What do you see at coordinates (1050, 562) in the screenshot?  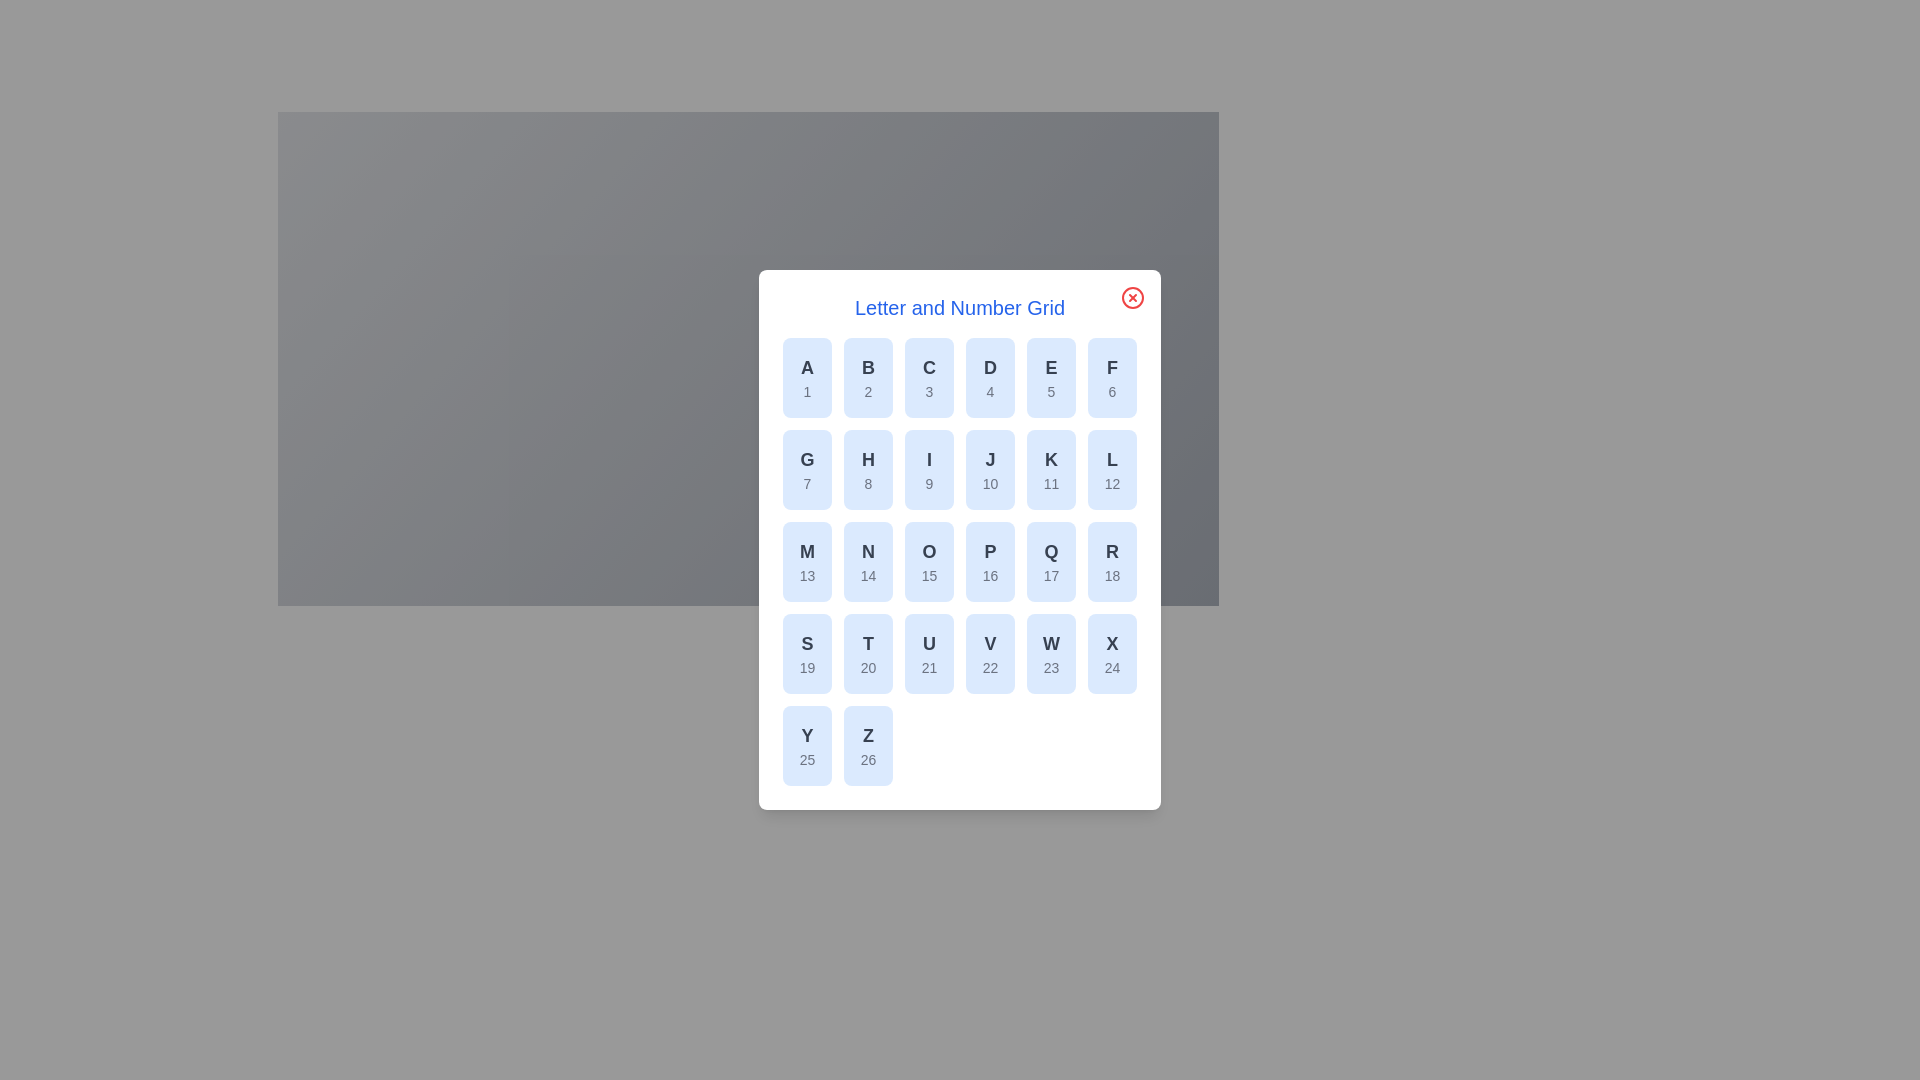 I see `the grid item corresponding to letter Q` at bounding box center [1050, 562].